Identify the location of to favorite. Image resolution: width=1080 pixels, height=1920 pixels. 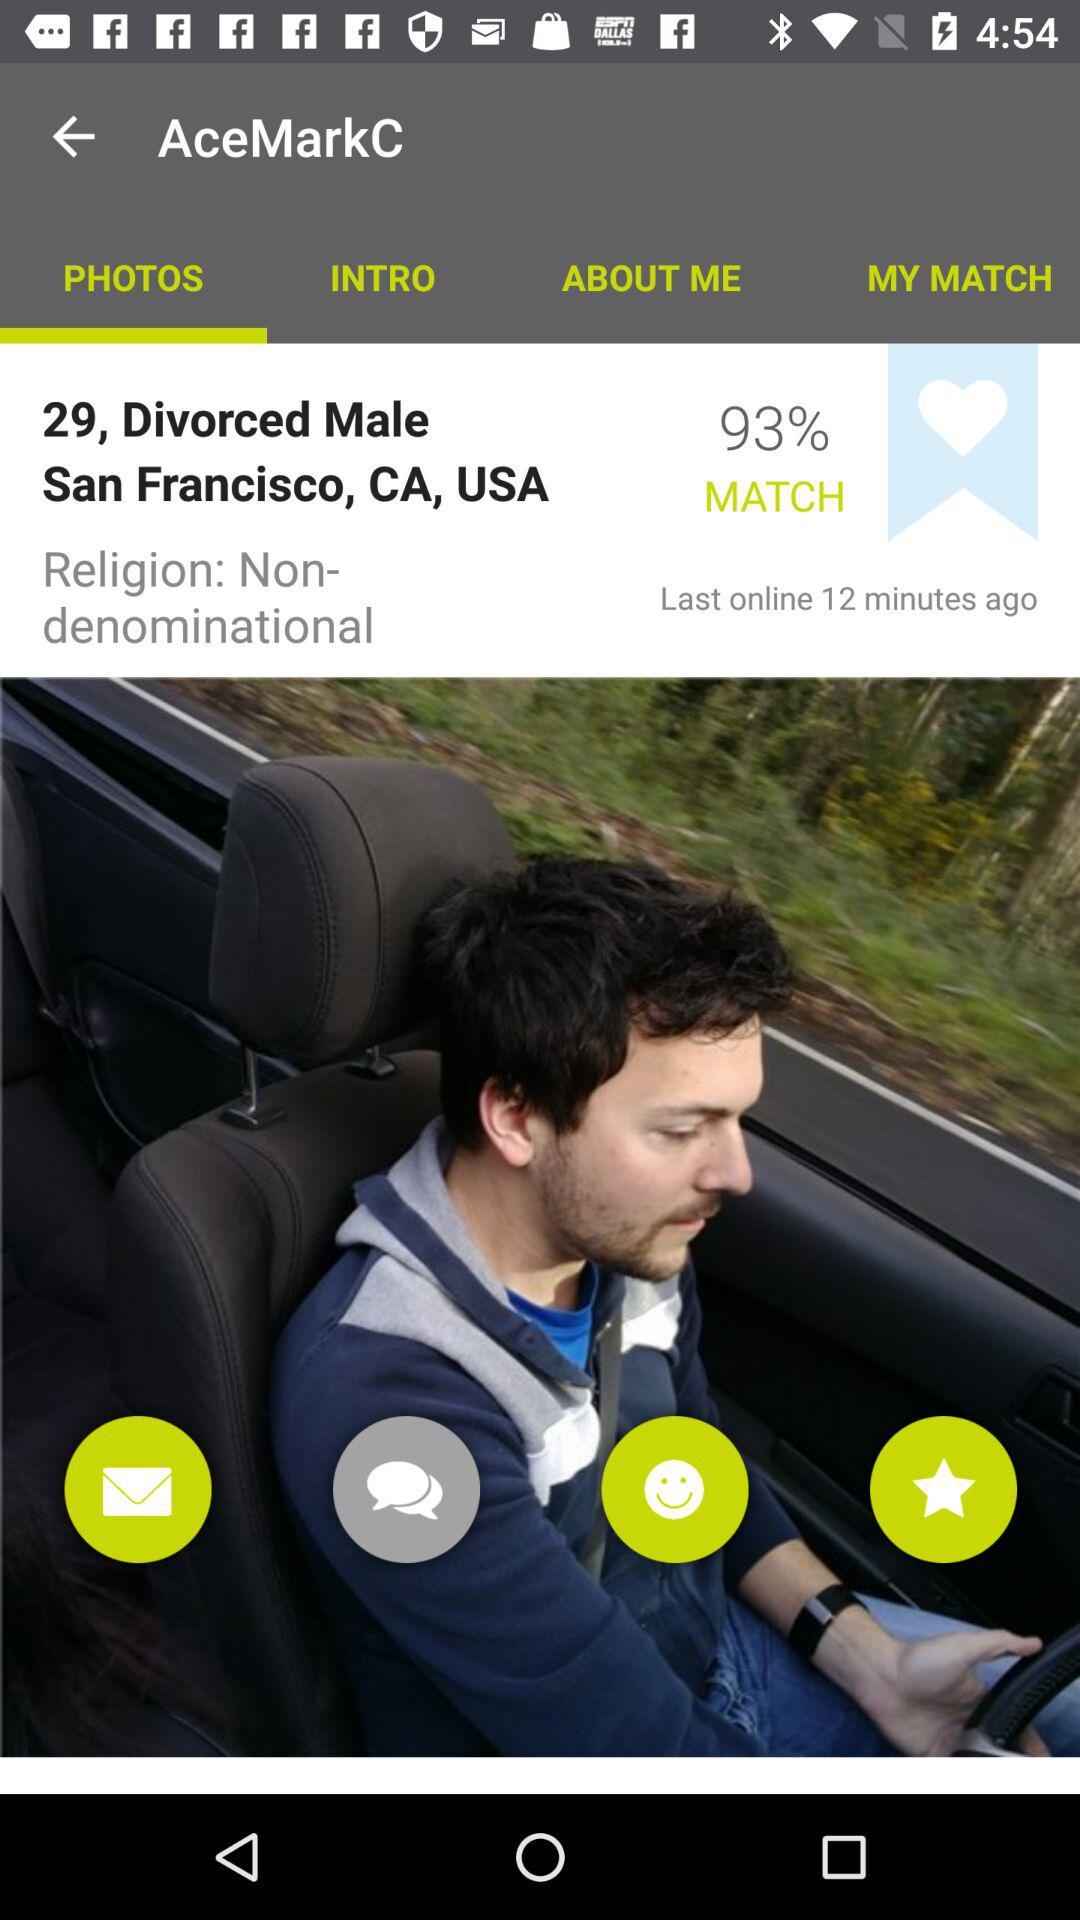
(943, 1489).